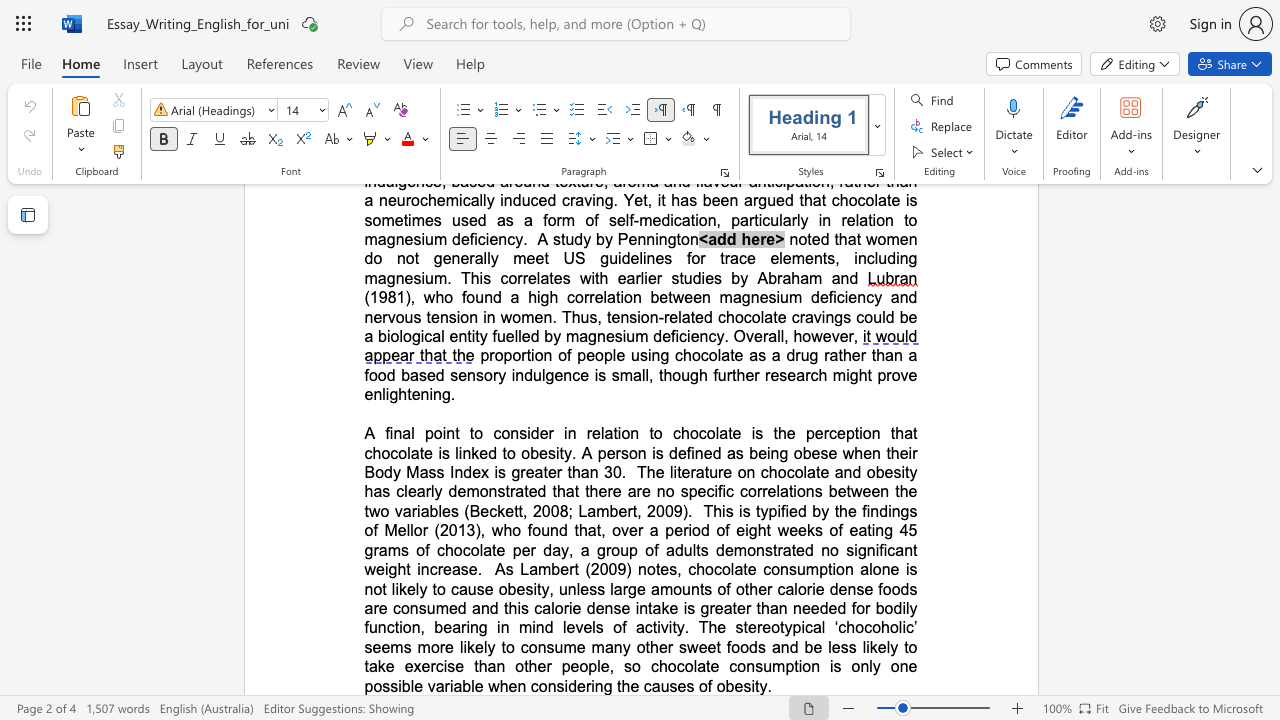 The width and height of the screenshot is (1280, 720). Describe the element at coordinates (644, 626) in the screenshot. I see `the subset text "ctivity. The stereotypical ‘chocoholic’ seems more li" within the text "of other calorie dense foods are consumed and this calorie dense intake is greater than needed for bodily function, bearing in mind levels of activity. The stereotypical ‘chocoholic’ seems more likely to consume many other sweet foods and be less likely to take exercise than other people, so chocolate consumption is only one possible variable when considering the causes of obesity."` at that location.